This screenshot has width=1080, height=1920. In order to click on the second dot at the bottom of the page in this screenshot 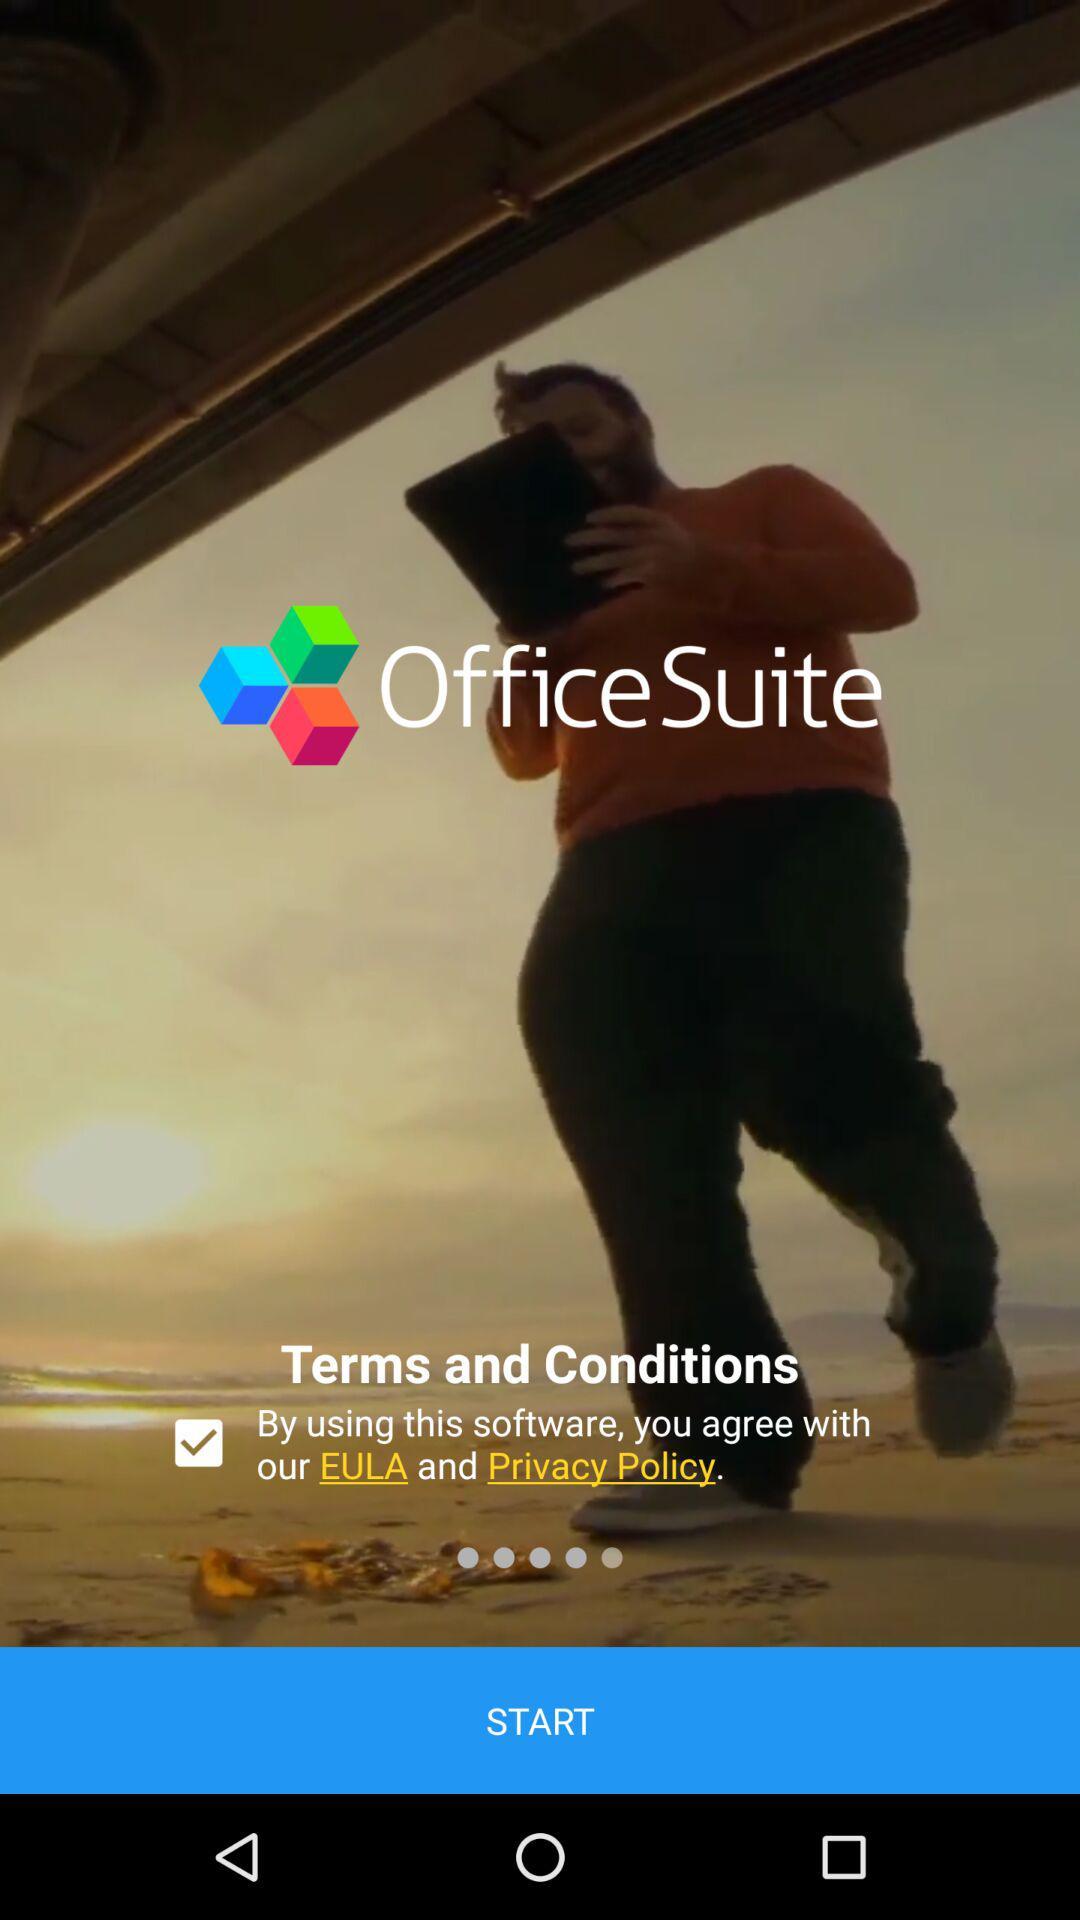, I will do `click(503, 1556)`.